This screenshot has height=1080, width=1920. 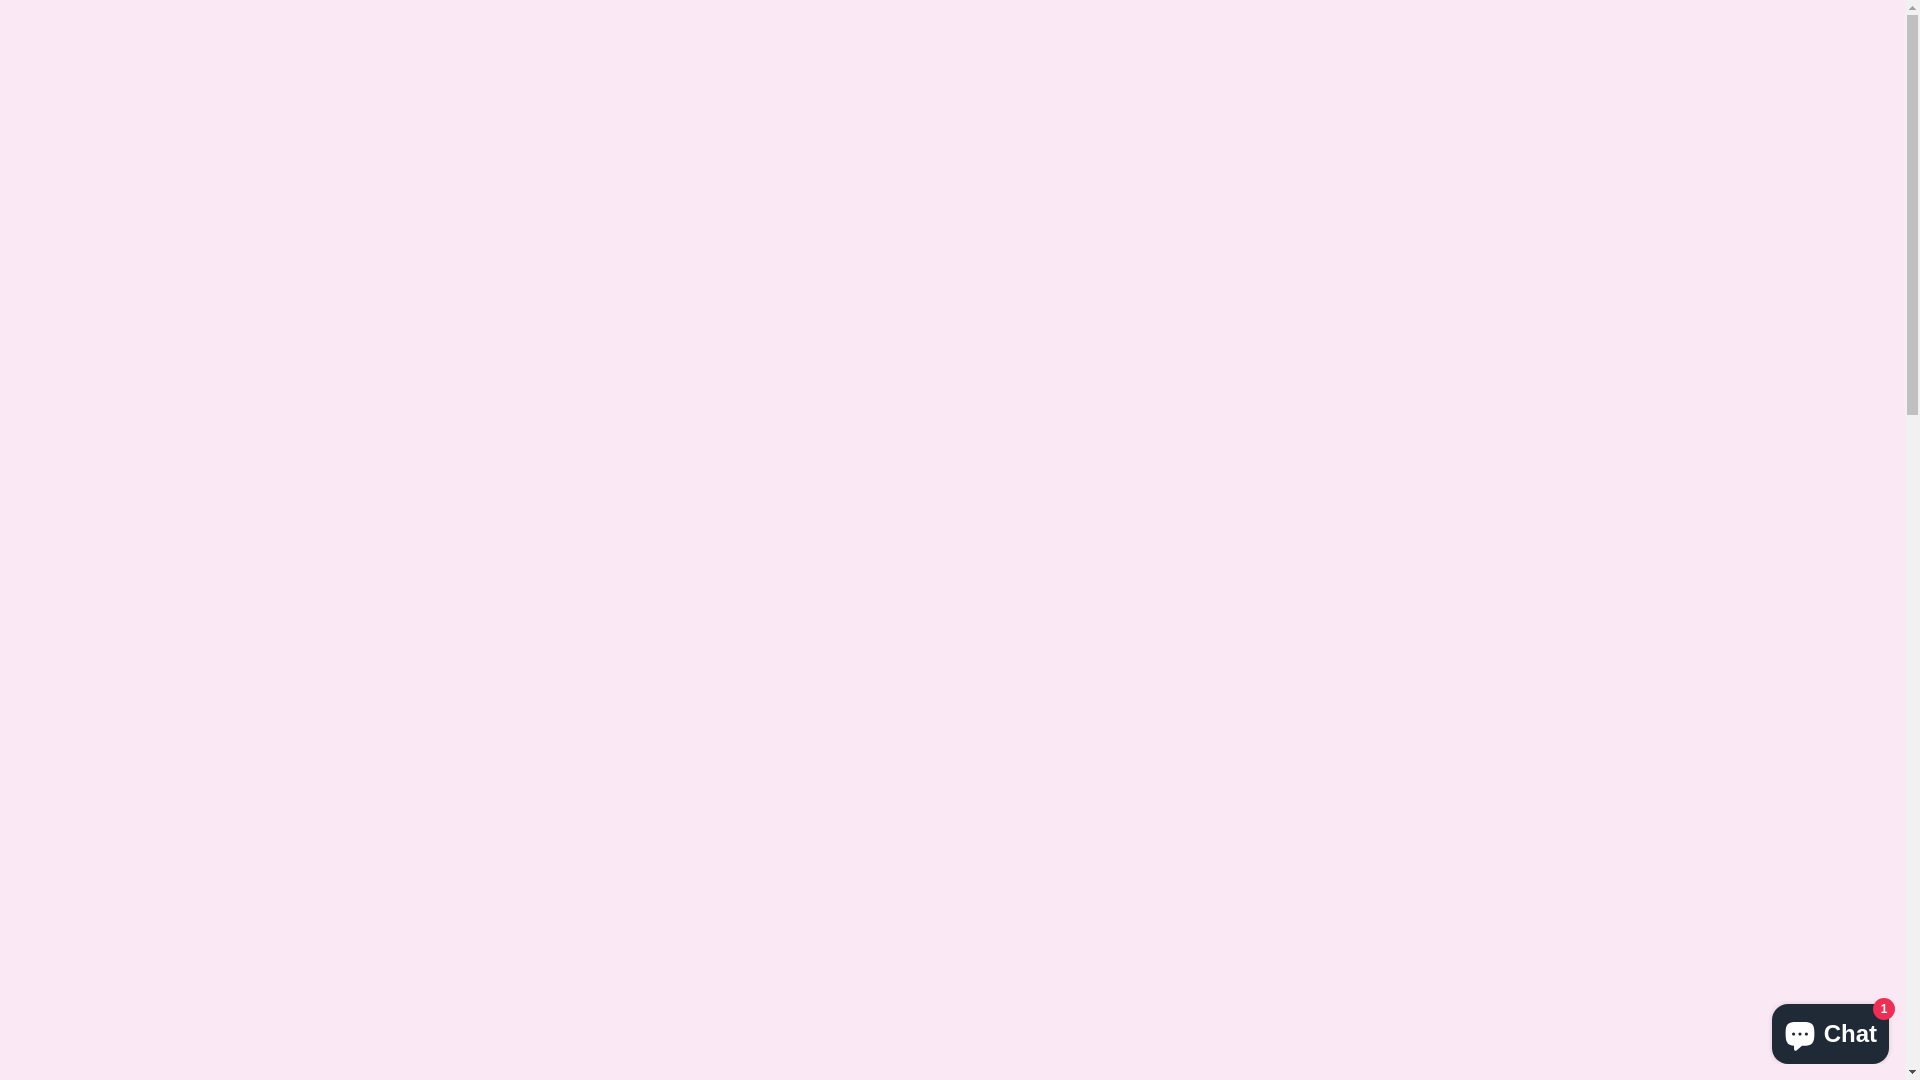 What do you see at coordinates (1830, 1029) in the screenshot?
I see `'Shopify online store chat'` at bounding box center [1830, 1029].